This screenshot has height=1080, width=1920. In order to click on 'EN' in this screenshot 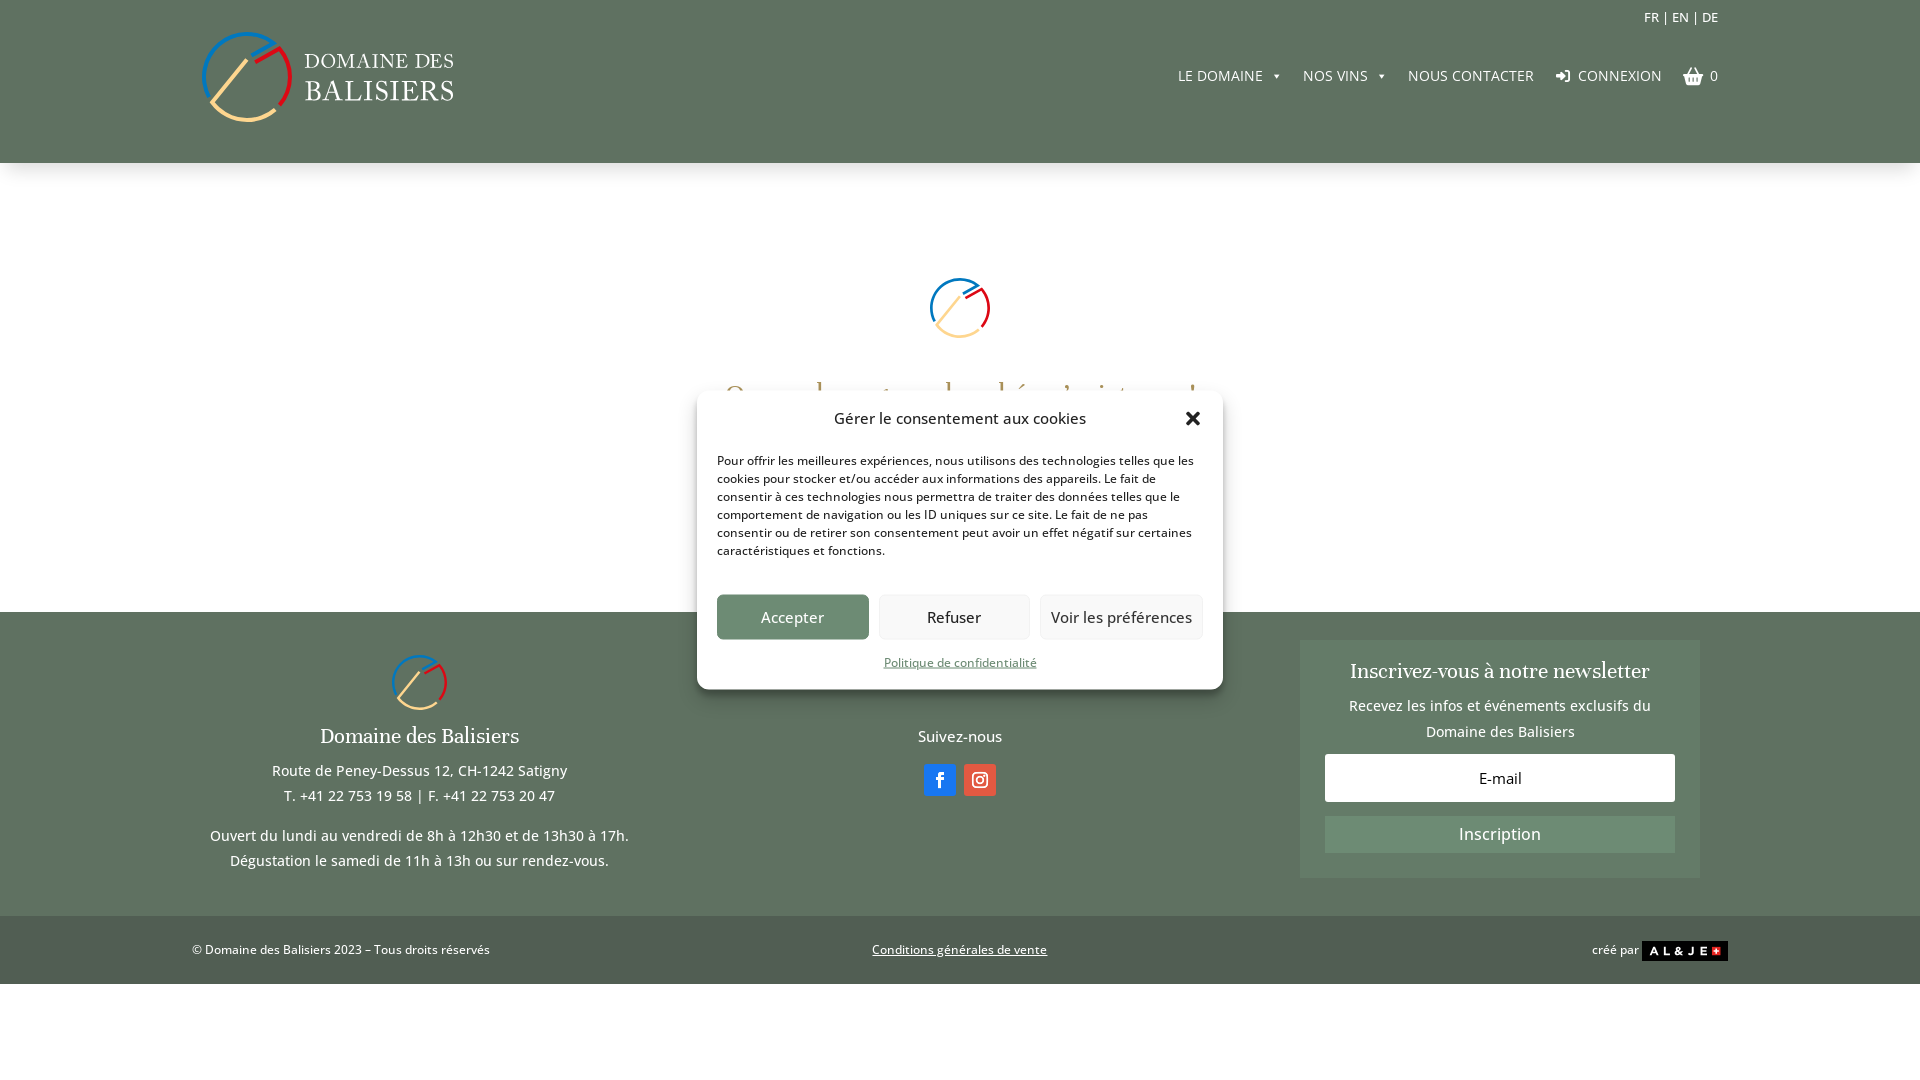, I will do `click(1671, 16)`.